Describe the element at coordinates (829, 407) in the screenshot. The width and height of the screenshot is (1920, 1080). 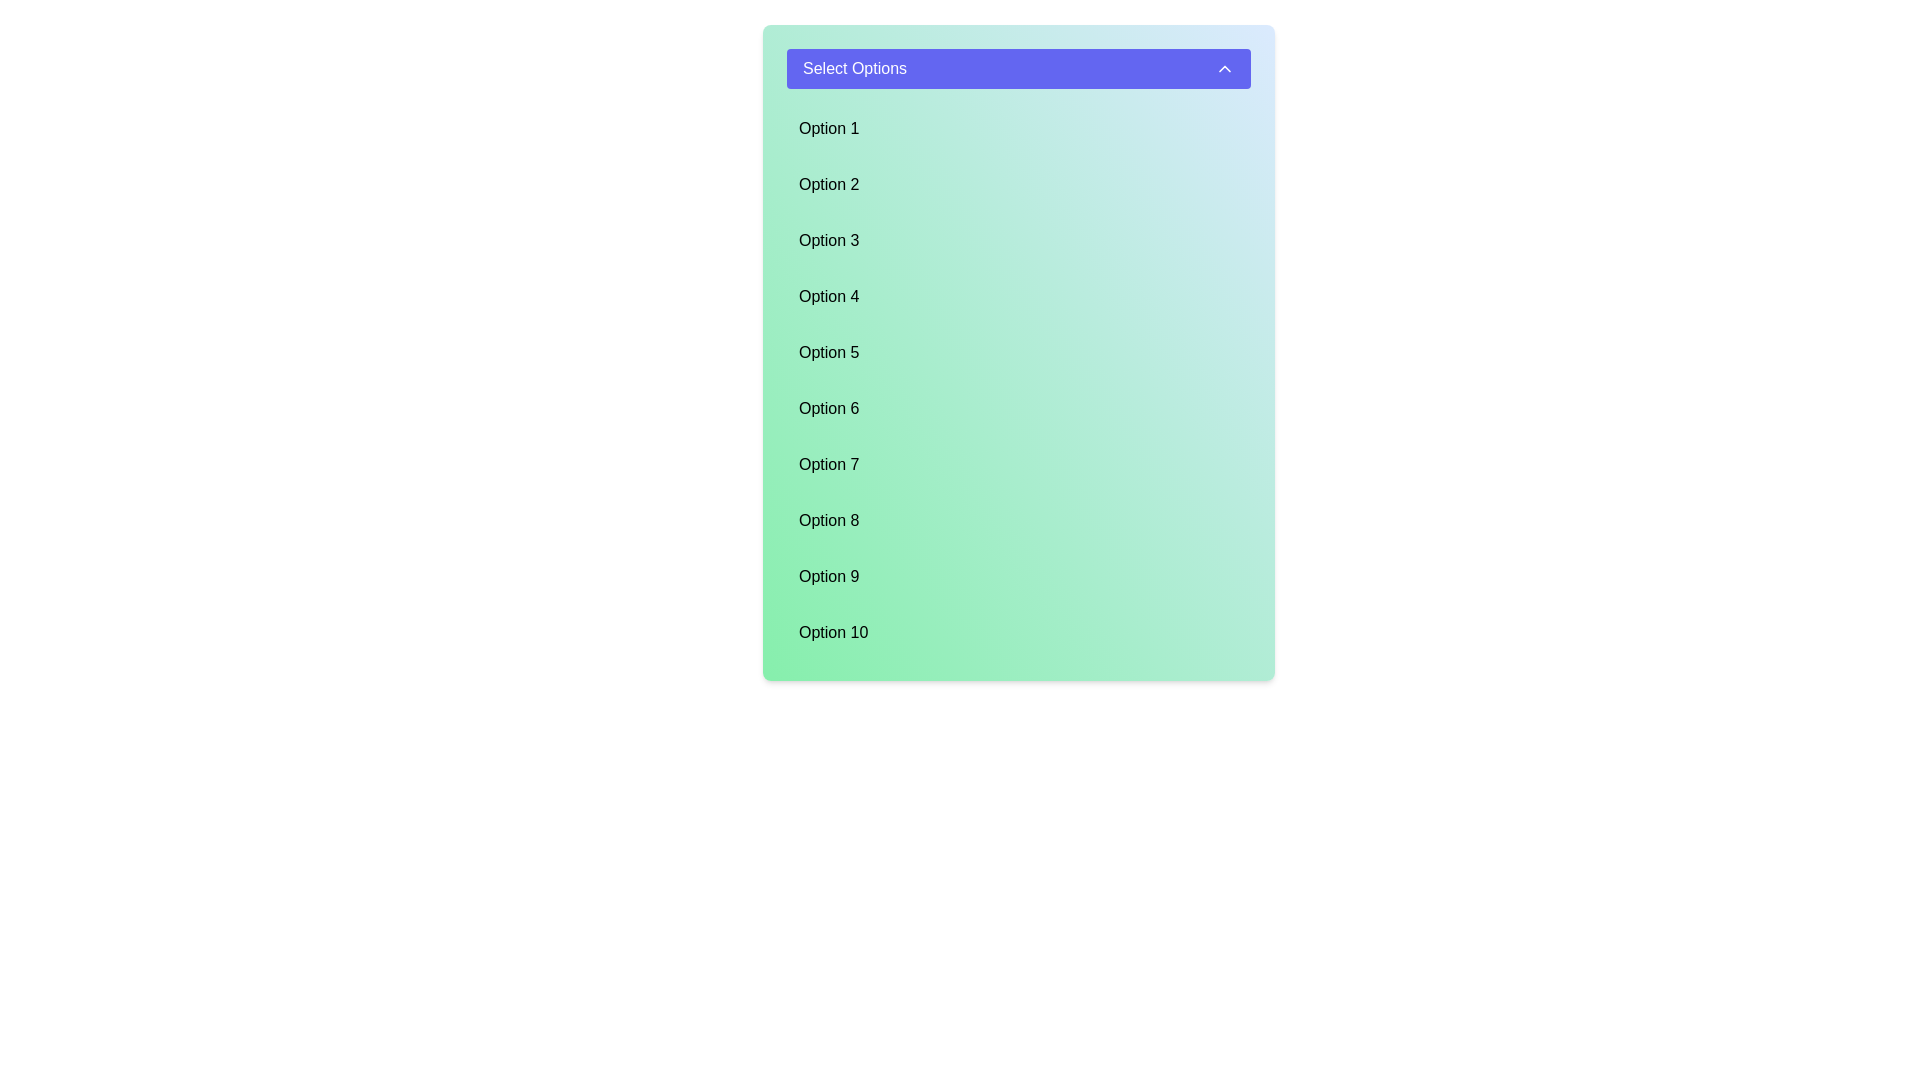
I see `the sixth selectable option in the dropdown menu` at that location.